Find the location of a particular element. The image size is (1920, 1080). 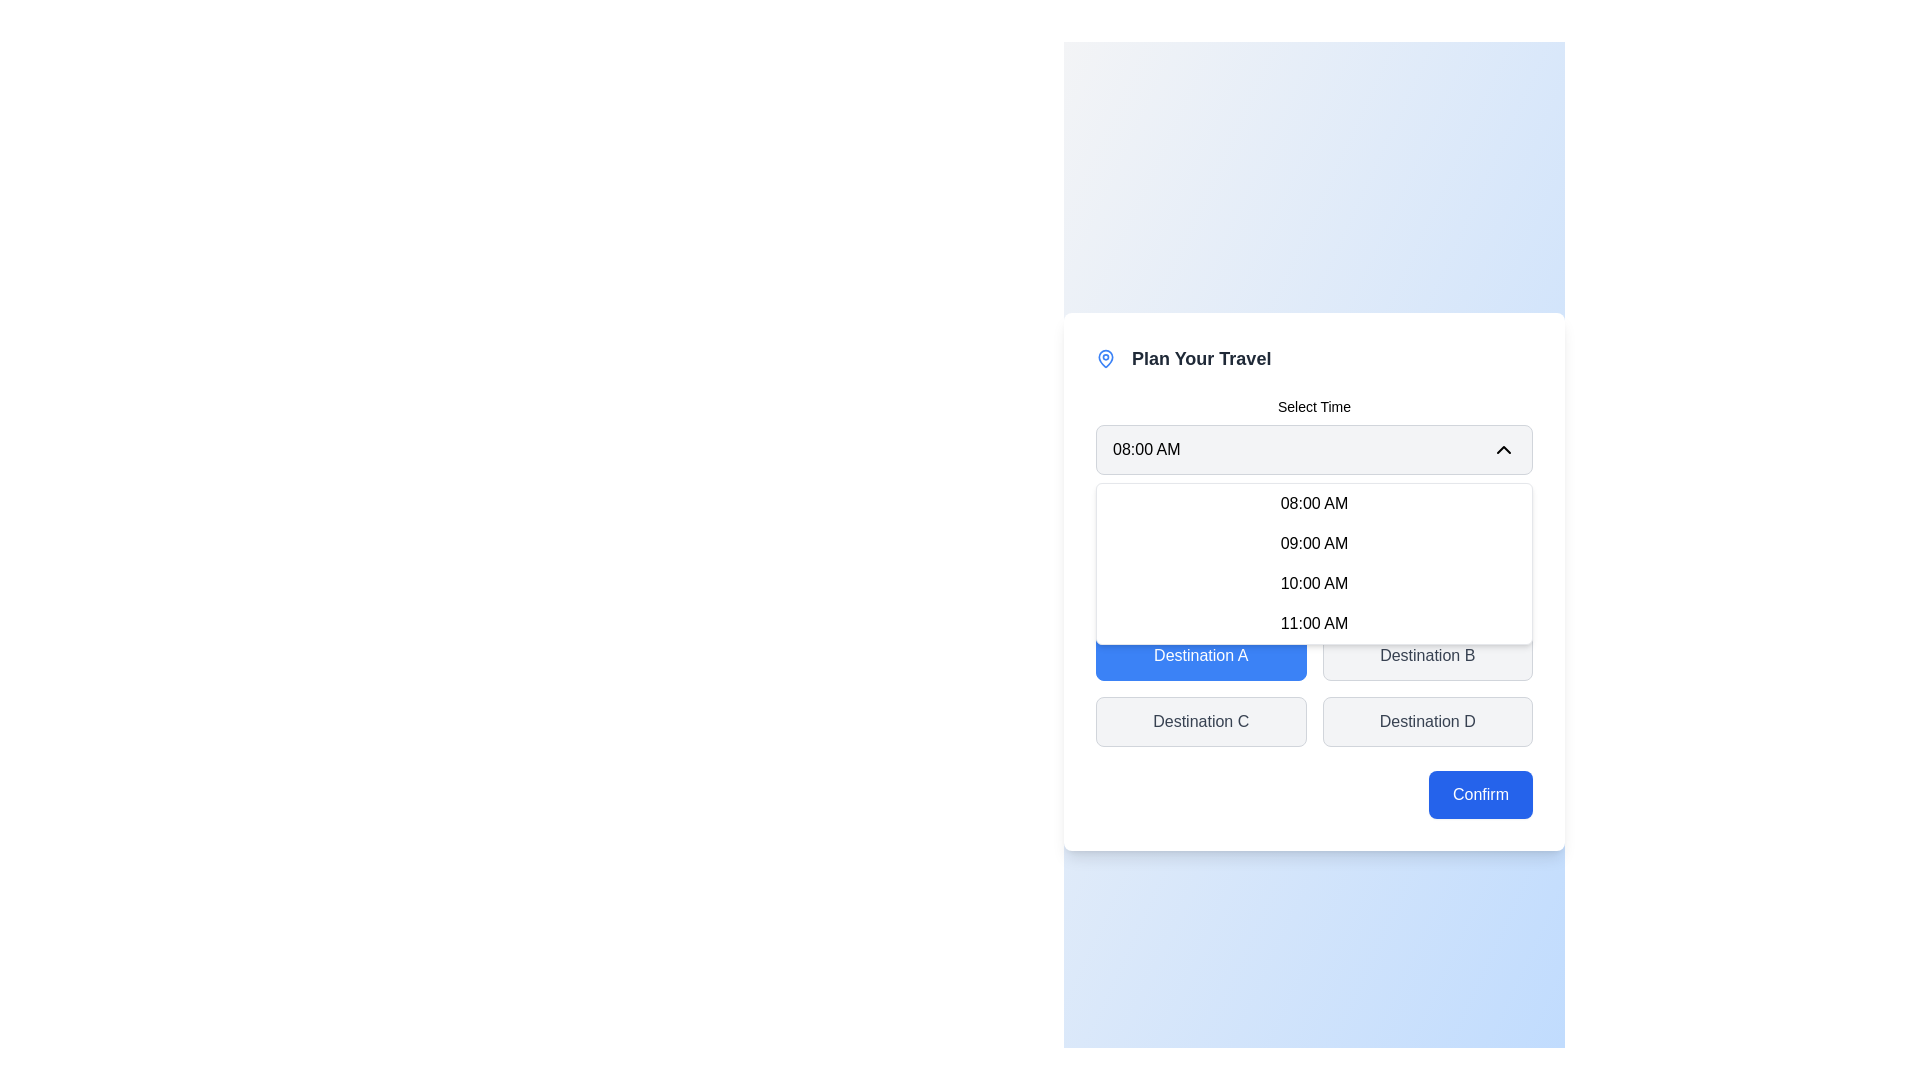

to select the option displaying '11:00 AM', which is the fourth item in a vertically stacked list of time options is located at coordinates (1314, 623).